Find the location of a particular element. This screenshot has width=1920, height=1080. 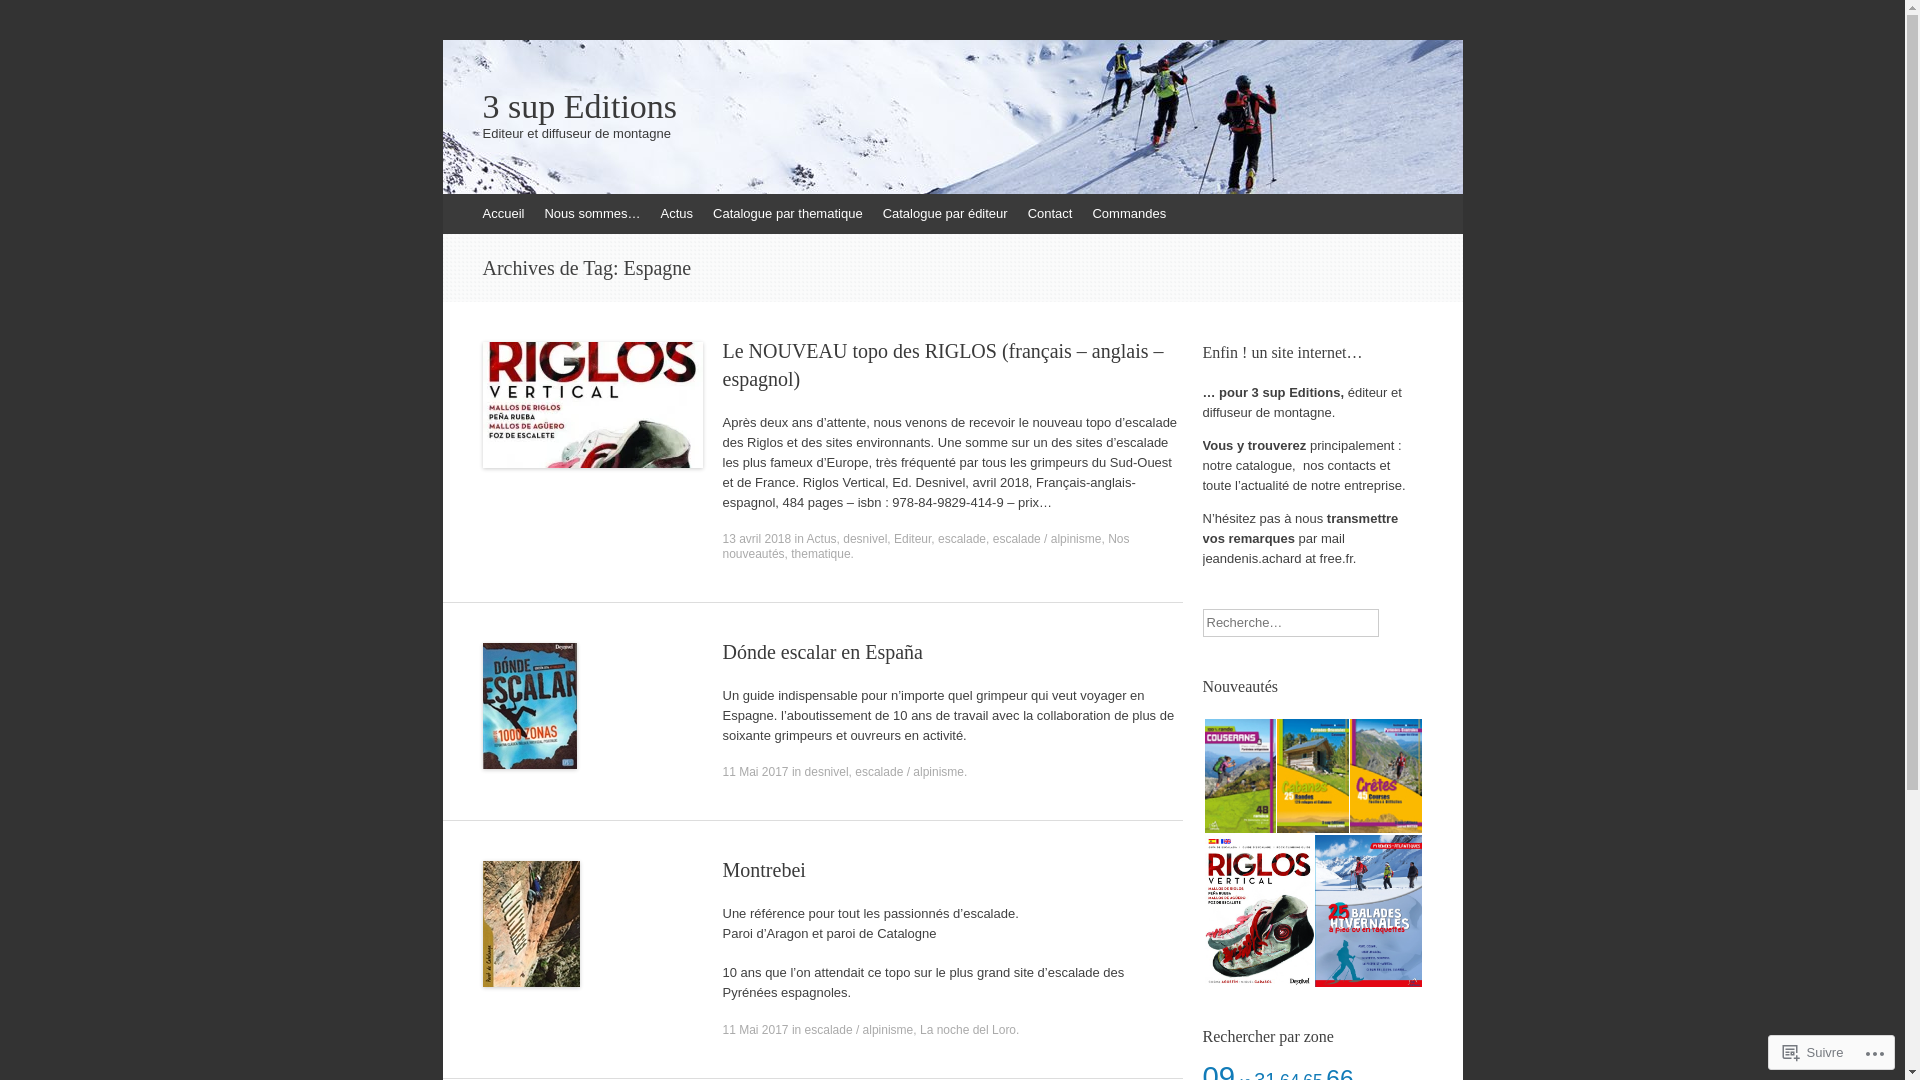

'La noche del Loro' is located at coordinates (968, 1029).